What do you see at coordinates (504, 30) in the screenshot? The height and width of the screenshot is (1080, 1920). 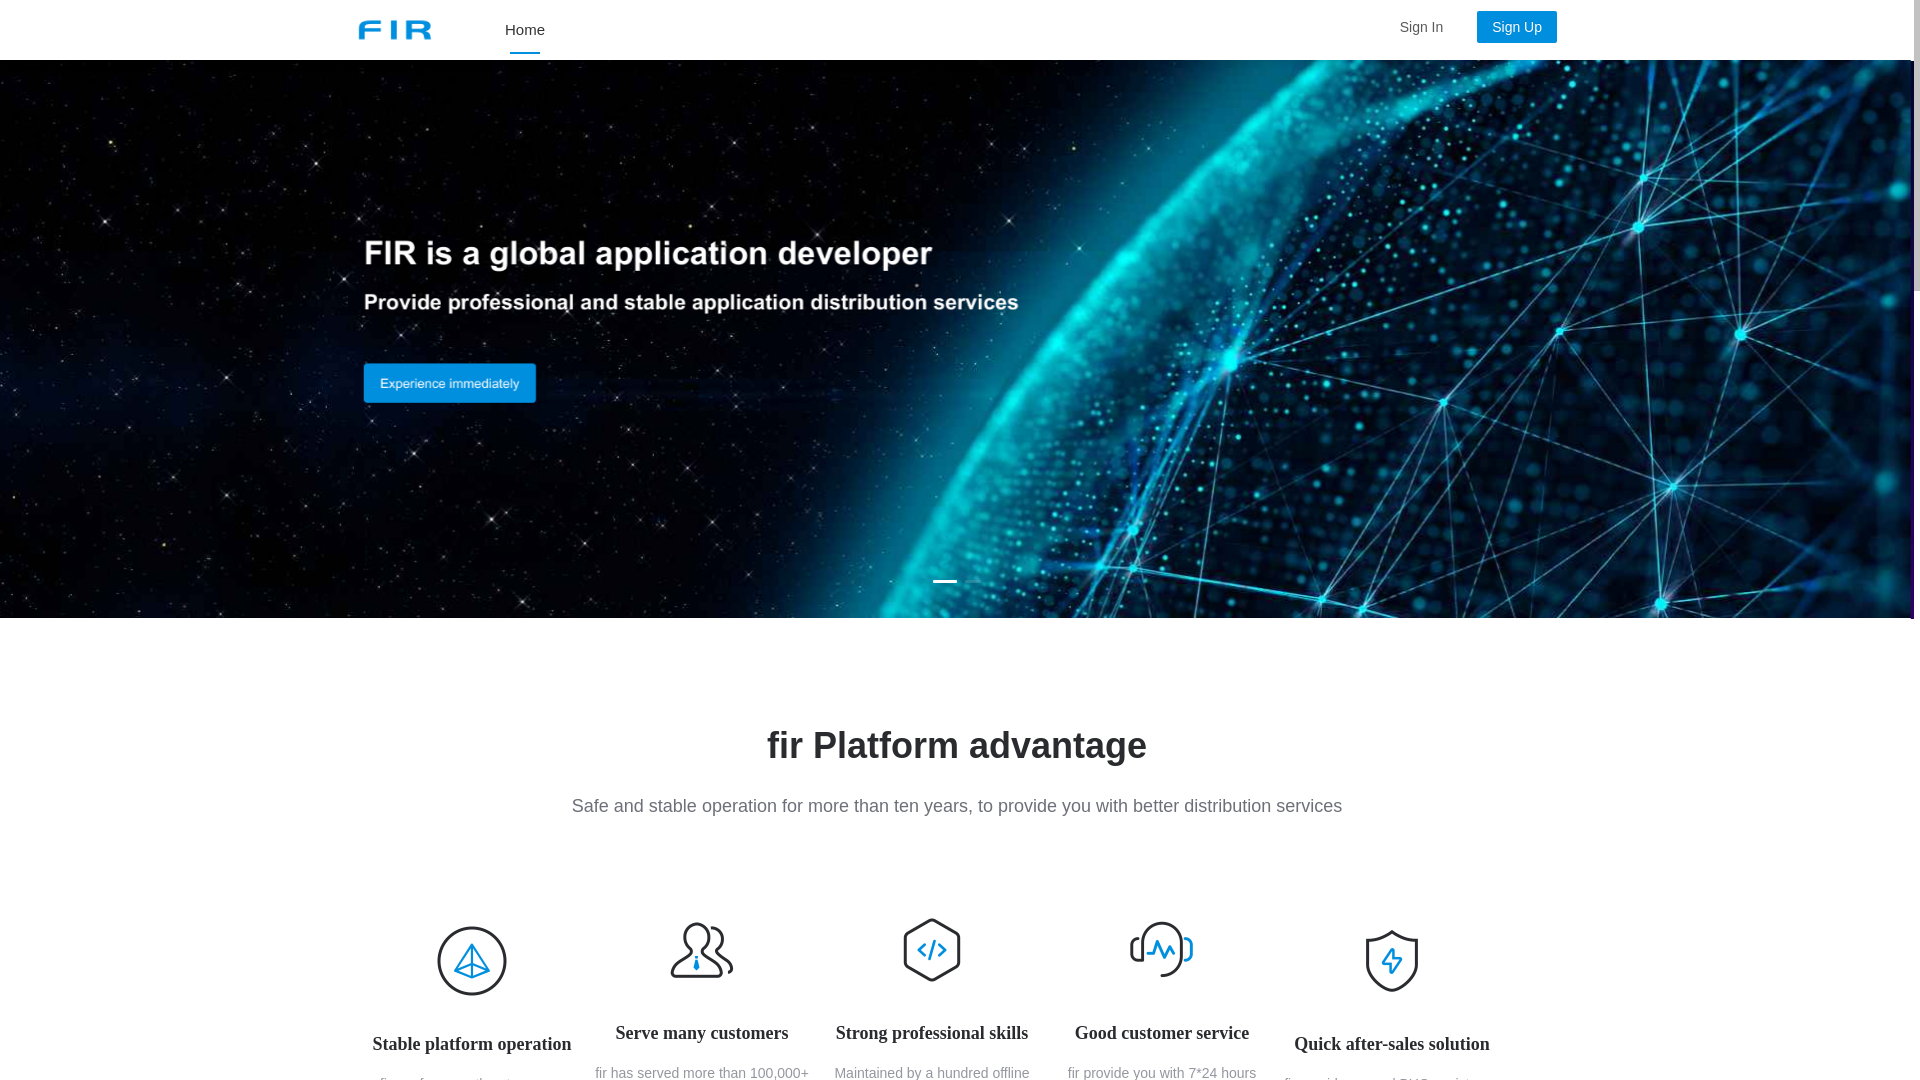 I see `'Home'` at bounding box center [504, 30].